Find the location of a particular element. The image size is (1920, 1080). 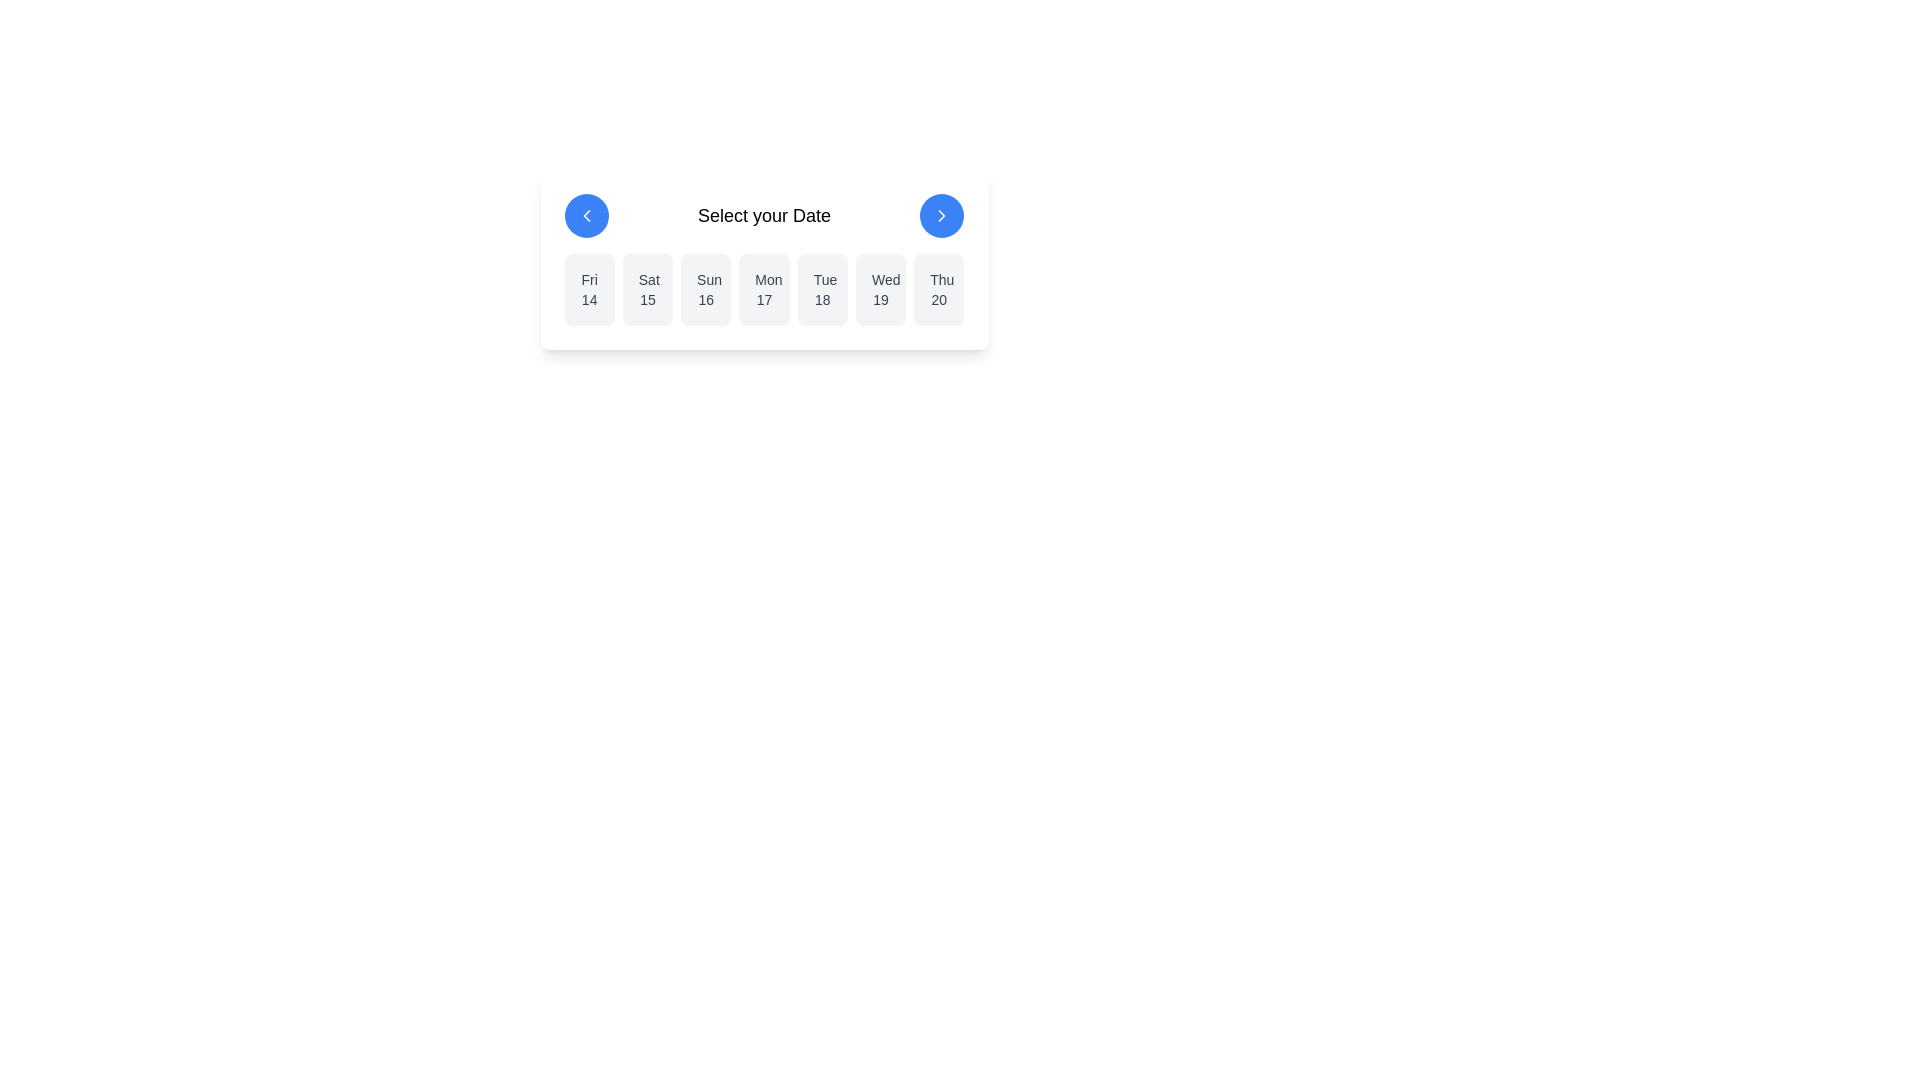

the leftmost navigation button that allows users to navigate to previous options or dates is located at coordinates (585, 216).